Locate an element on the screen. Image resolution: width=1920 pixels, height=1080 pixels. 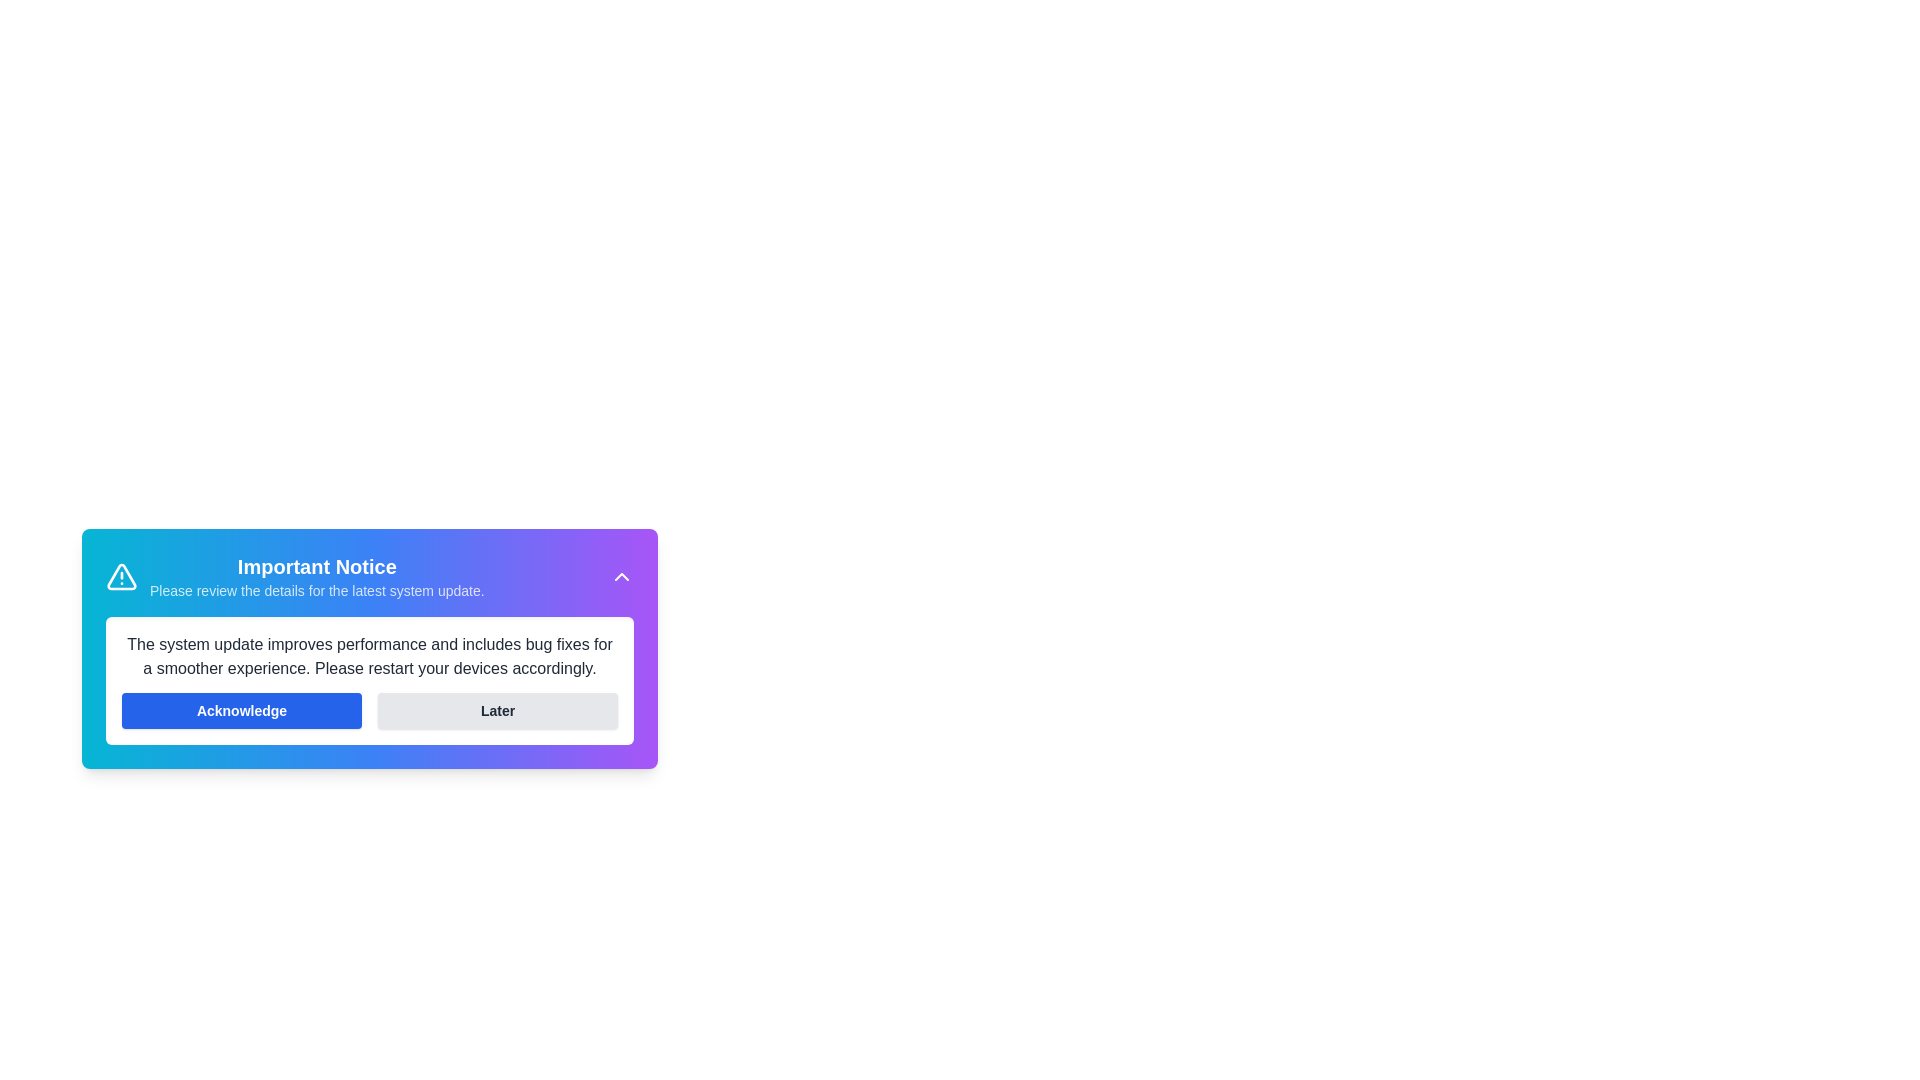
the alert icon to interact with it is located at coordinates (120, 577).